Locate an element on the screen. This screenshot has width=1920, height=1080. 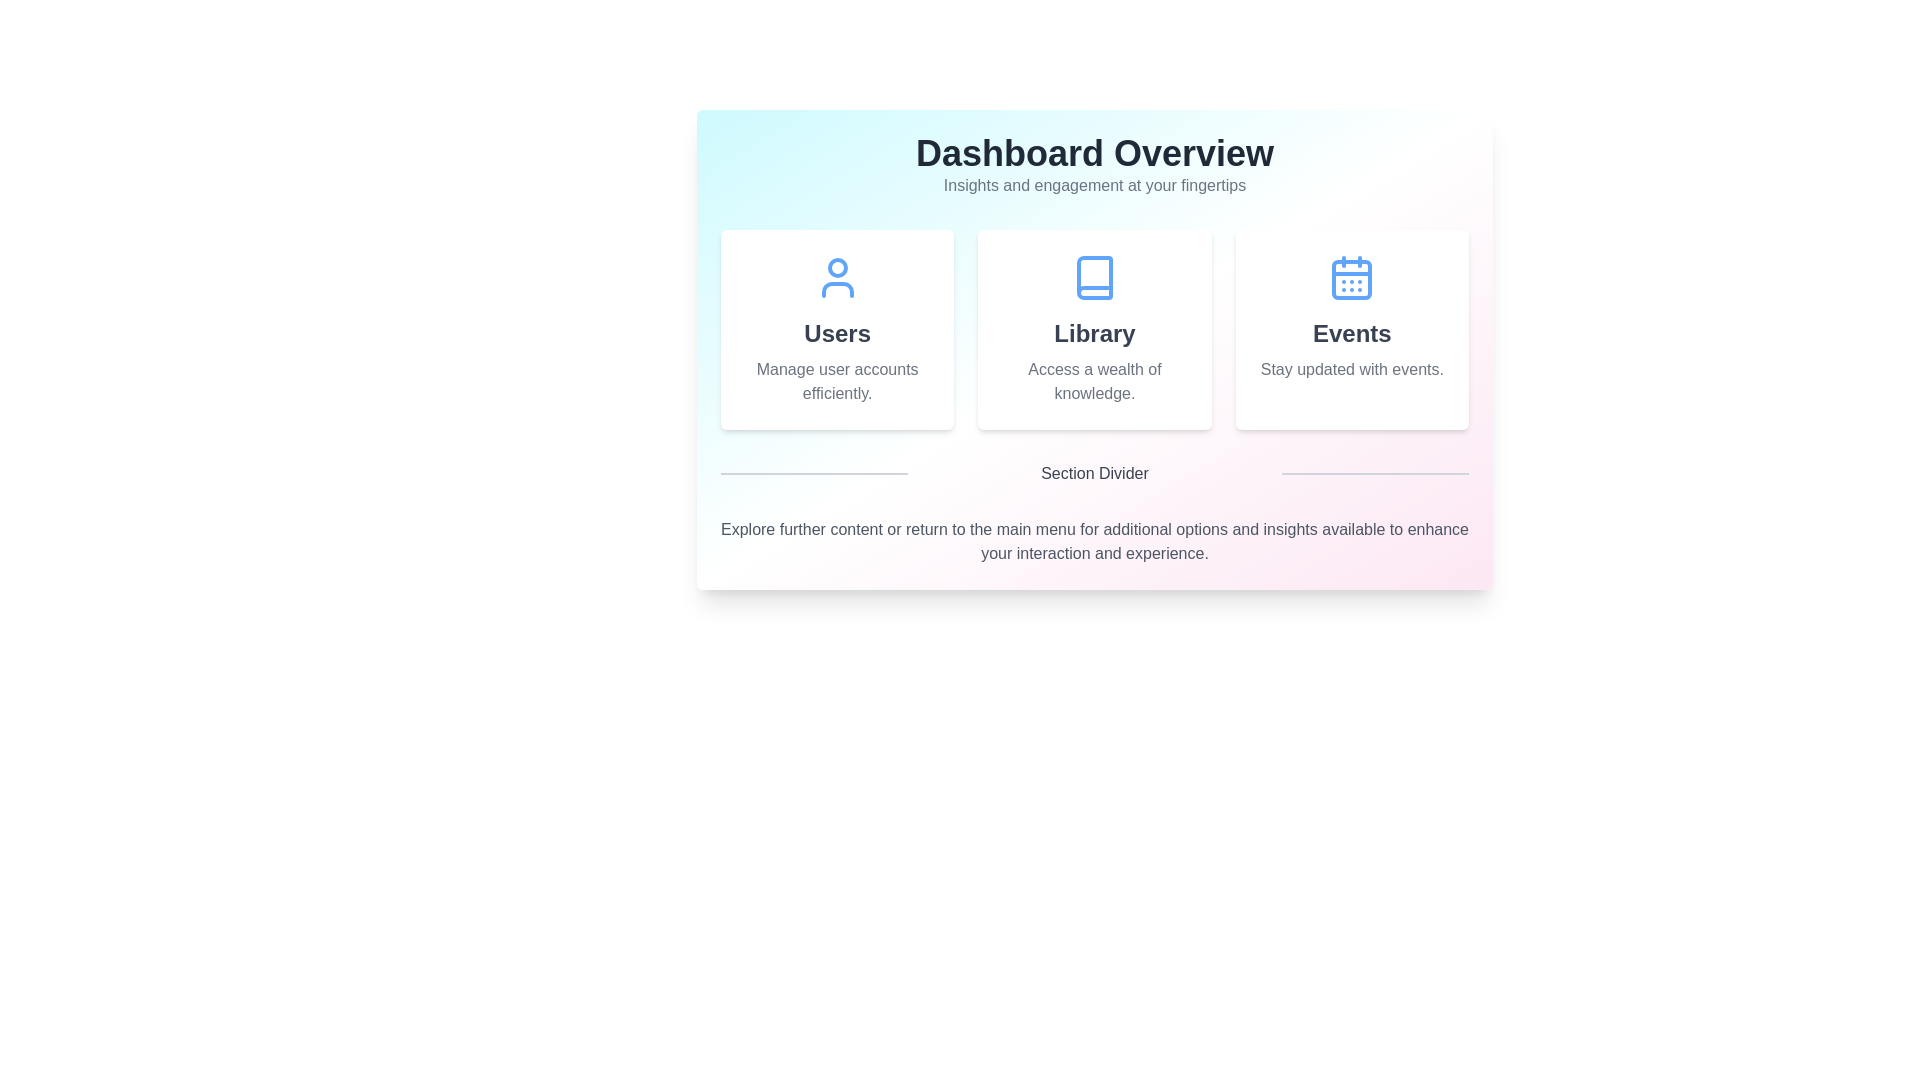
the user icon at the top-center of the 'Users' card, which is a blue outline styled with modern curves, located above the text 'Users' is located at coordinates (837, 277).